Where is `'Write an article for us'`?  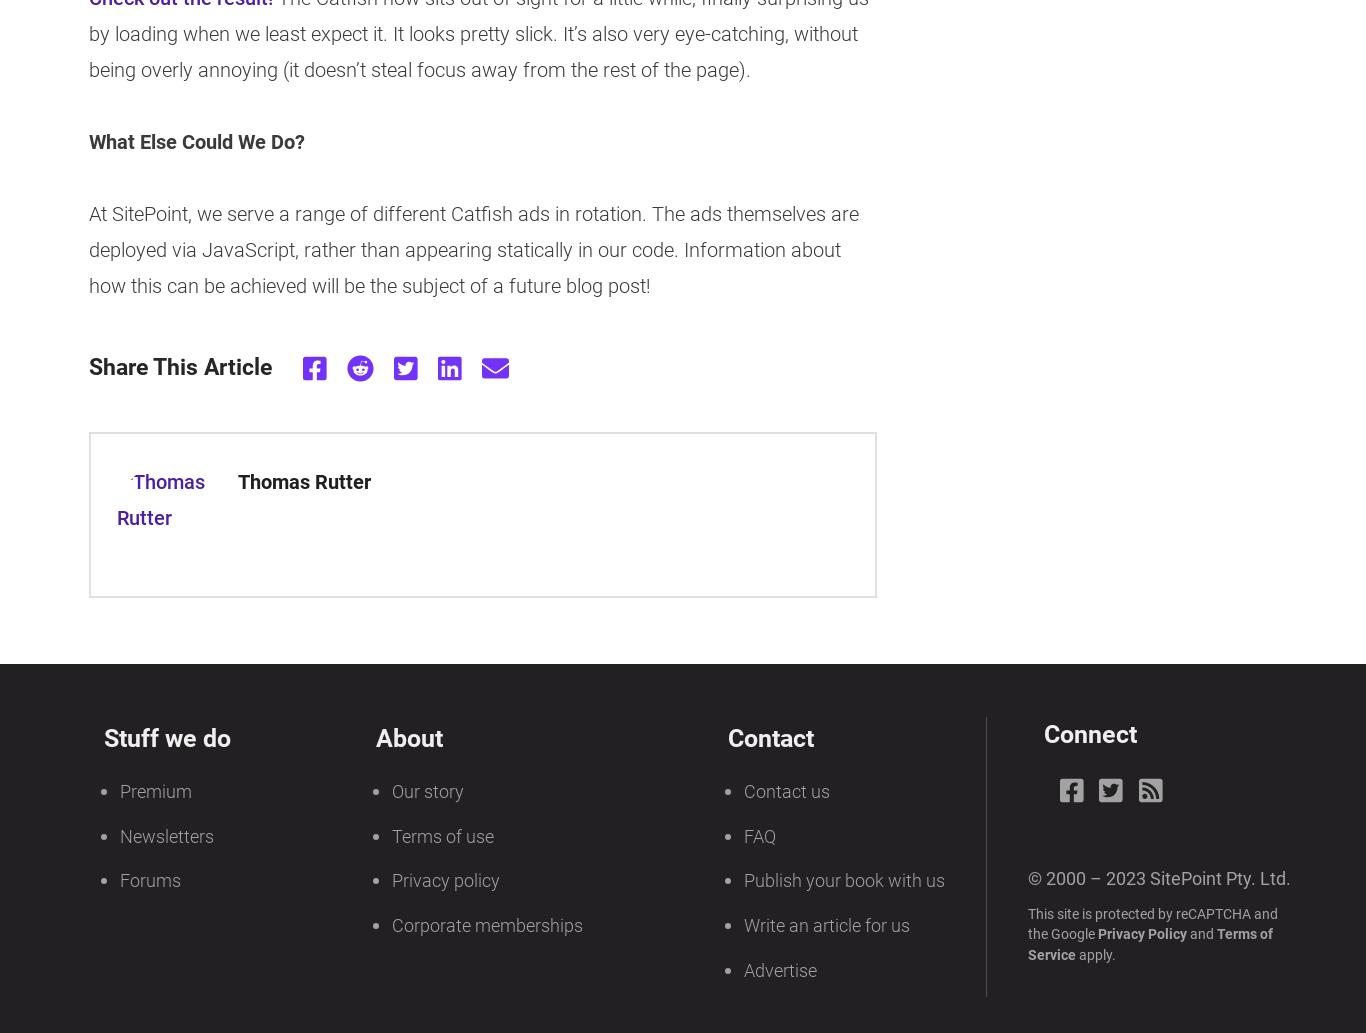
'Write an article for us' is located at coordinates (825, 924).